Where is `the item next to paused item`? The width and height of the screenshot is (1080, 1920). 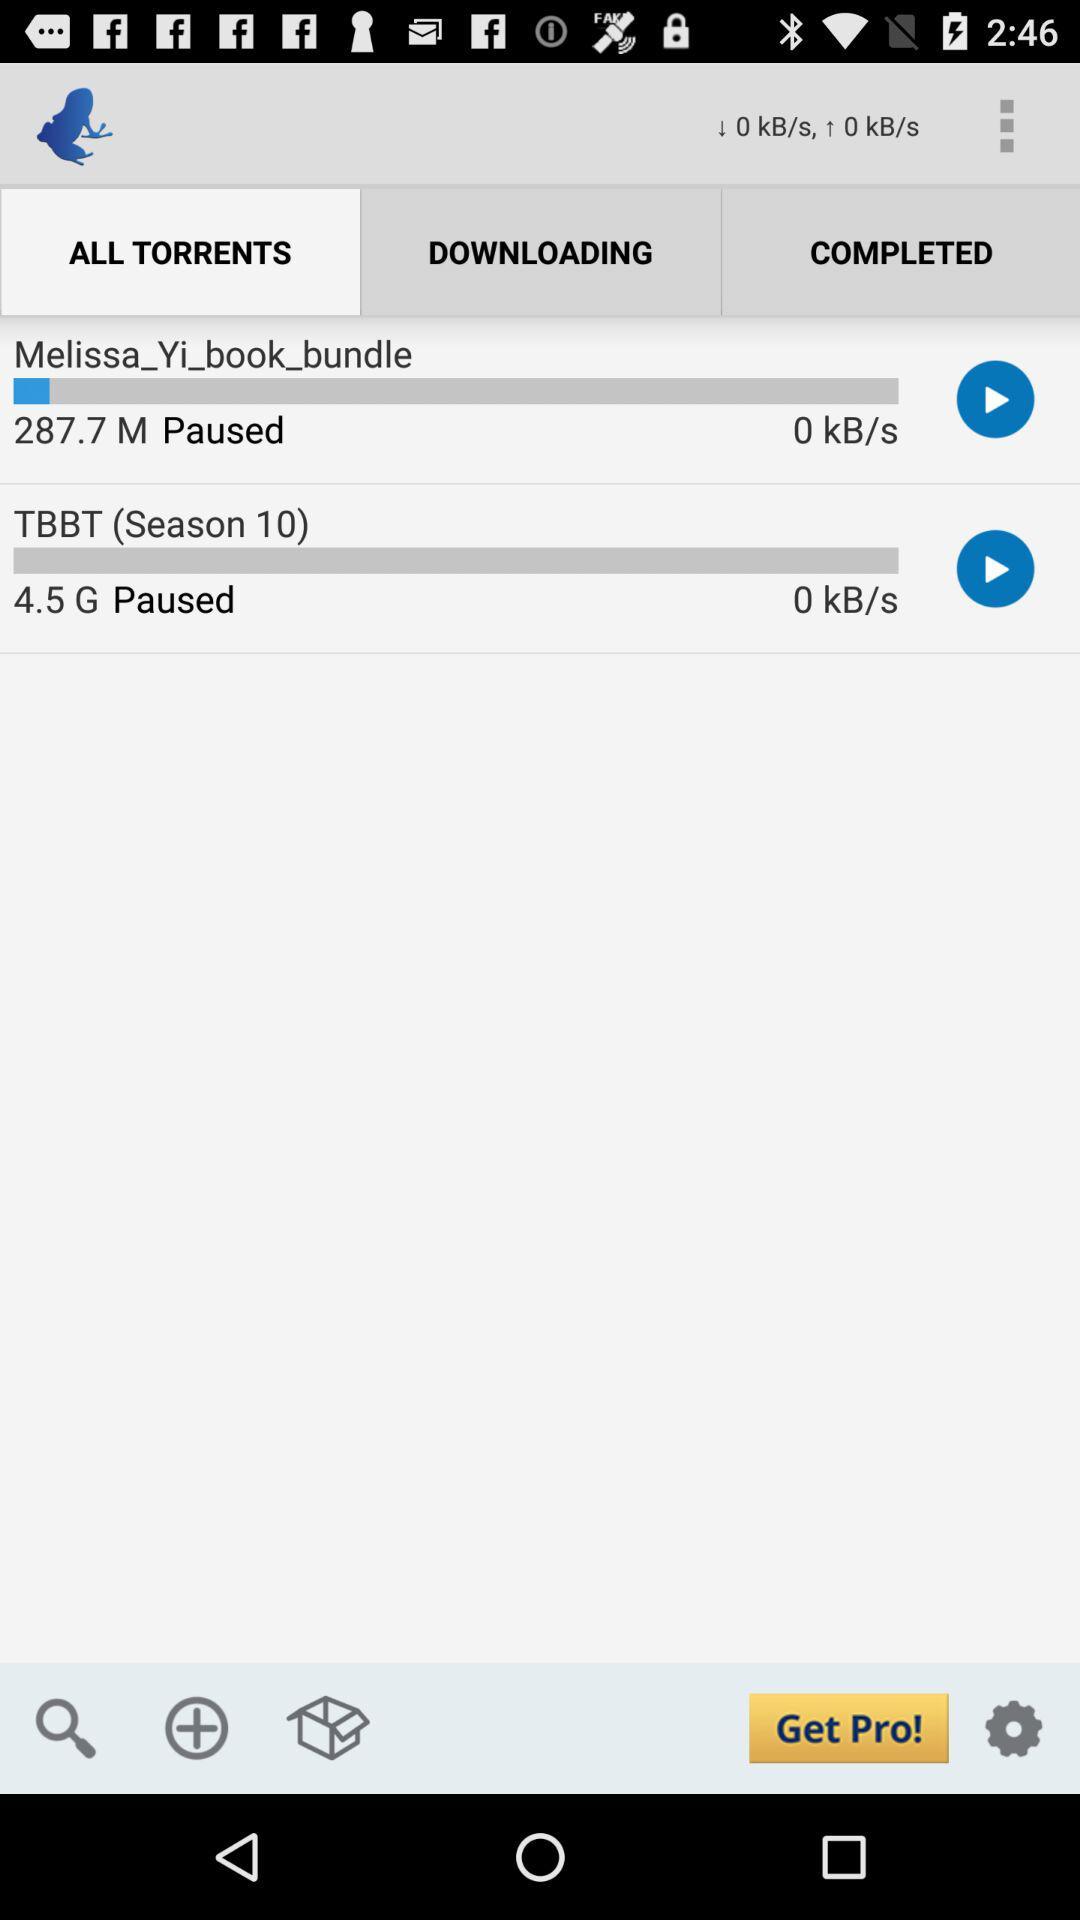 the item next to paused item is located at coordinates (55, 597).